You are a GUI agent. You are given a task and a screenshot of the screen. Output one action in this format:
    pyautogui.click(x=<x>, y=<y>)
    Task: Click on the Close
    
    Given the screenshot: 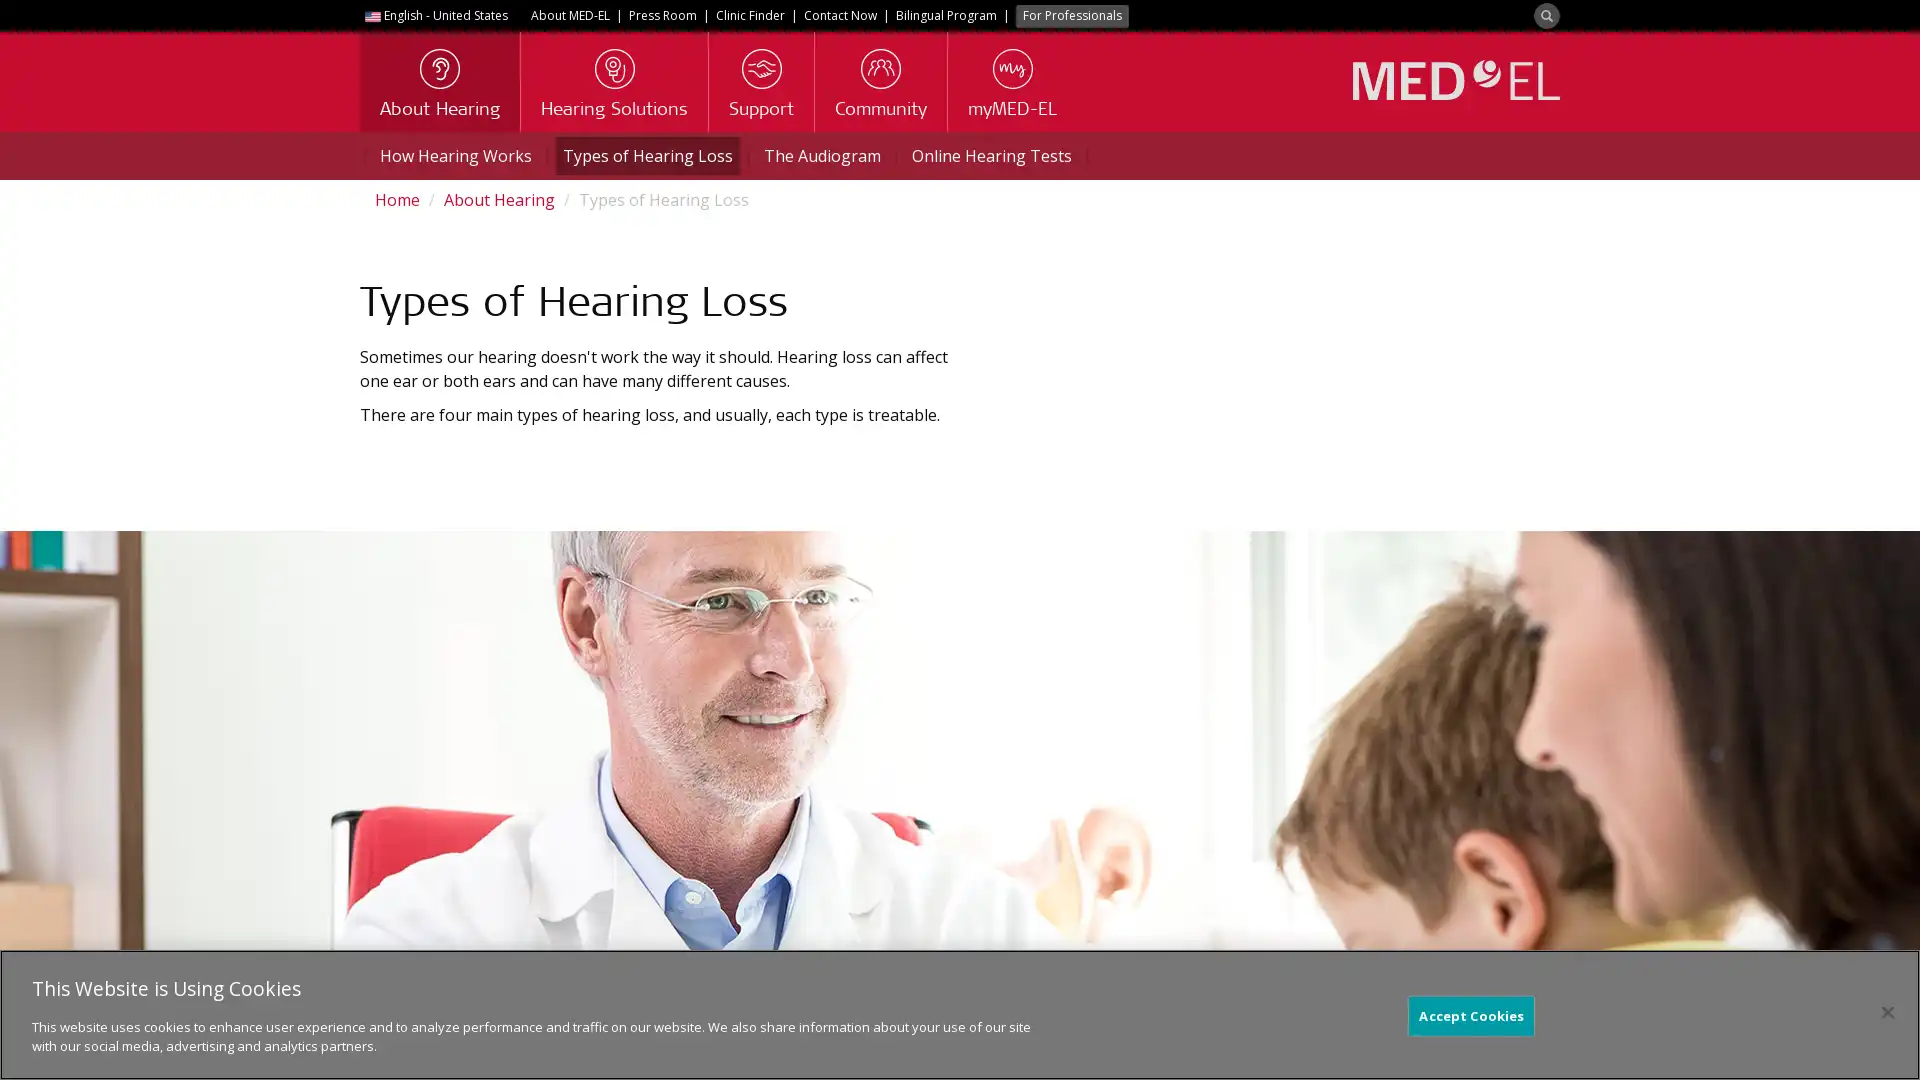 What is the action you would take?
    pyautogui.click(x=1886, y=1011)
    